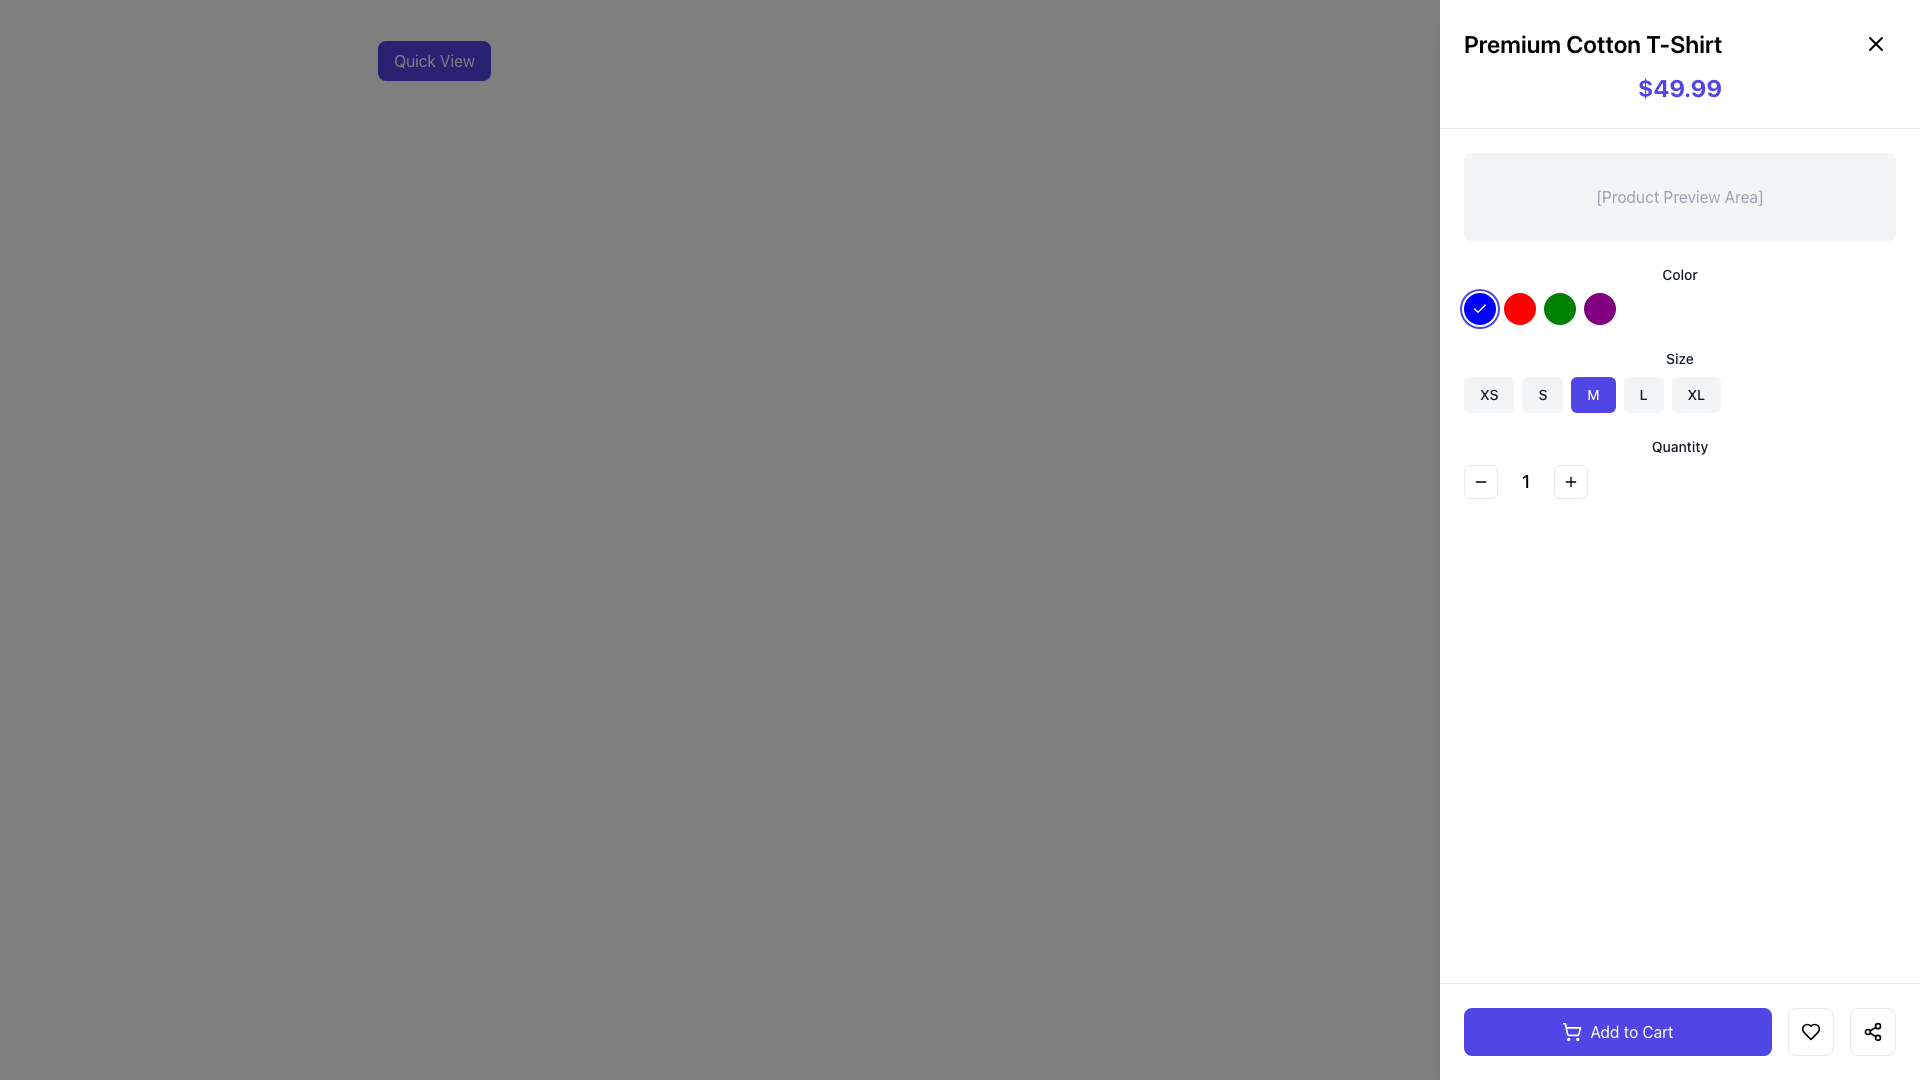 The height and width of the screenshot is (1080, 1920). What do you see at coordinates (1479, 308) in the screenshot?
I see `the leftmost circular button with a blue background and white checkmark icon, which represents the blue color option` at bounding box center [1479, 308].